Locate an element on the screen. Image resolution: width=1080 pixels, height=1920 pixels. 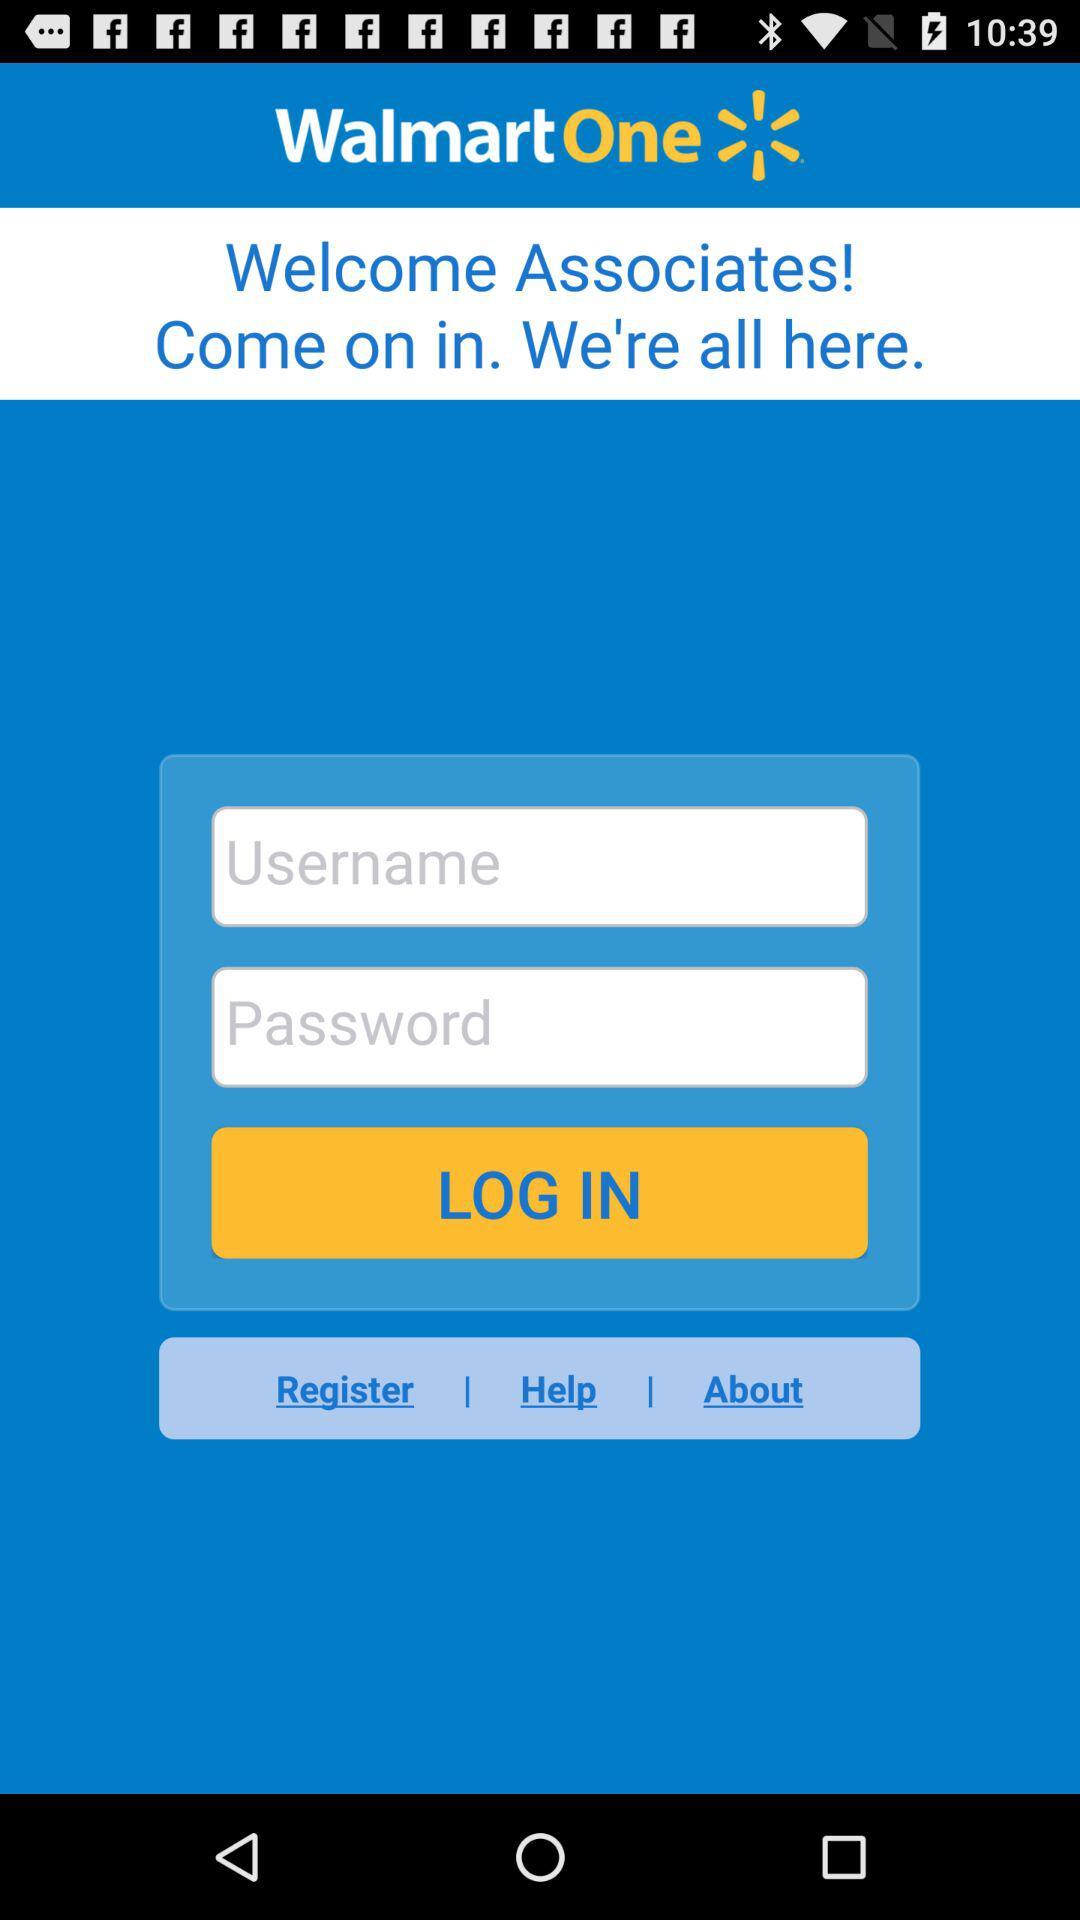
about  item is located at coordinates (740, 1387).